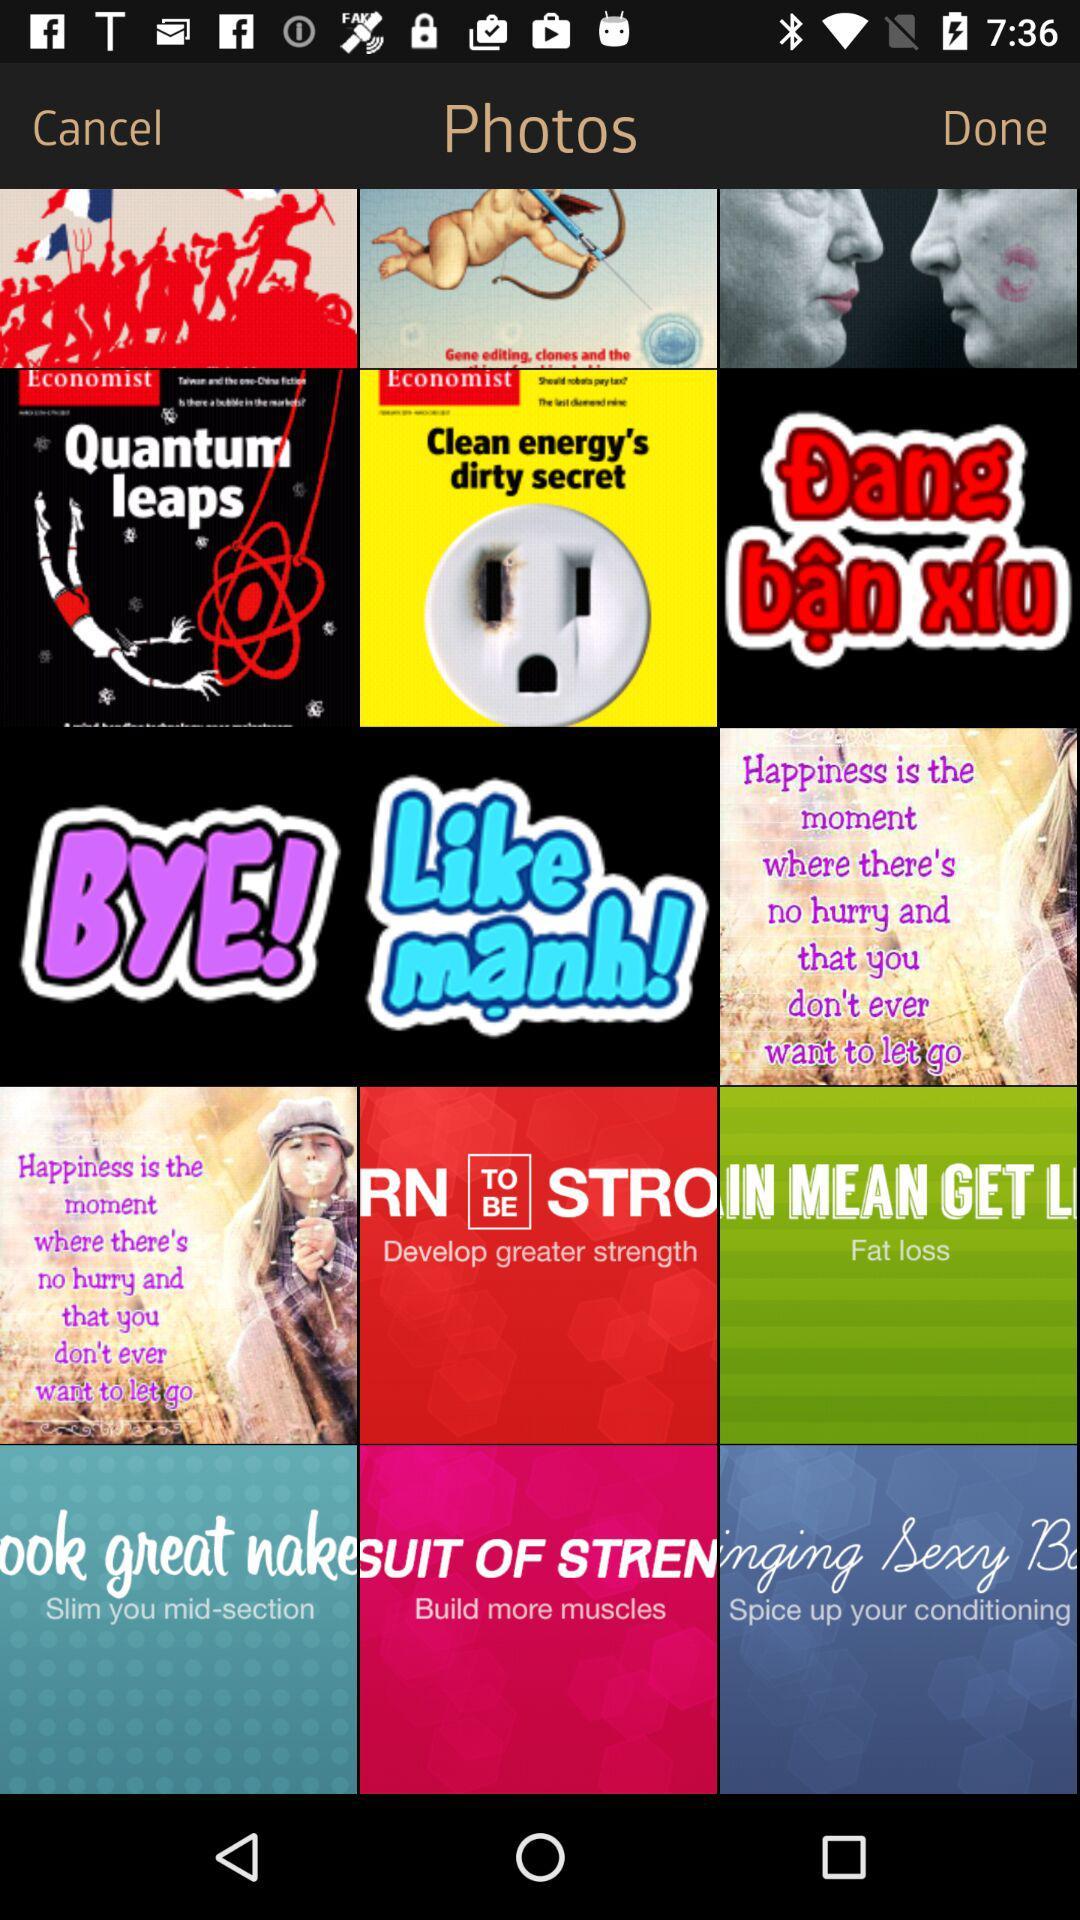 The height and width of the screenshot is (1920, 1080). Describe the element at coordinates (537, 277) in the screenshot. I see `choose photo` at that location.